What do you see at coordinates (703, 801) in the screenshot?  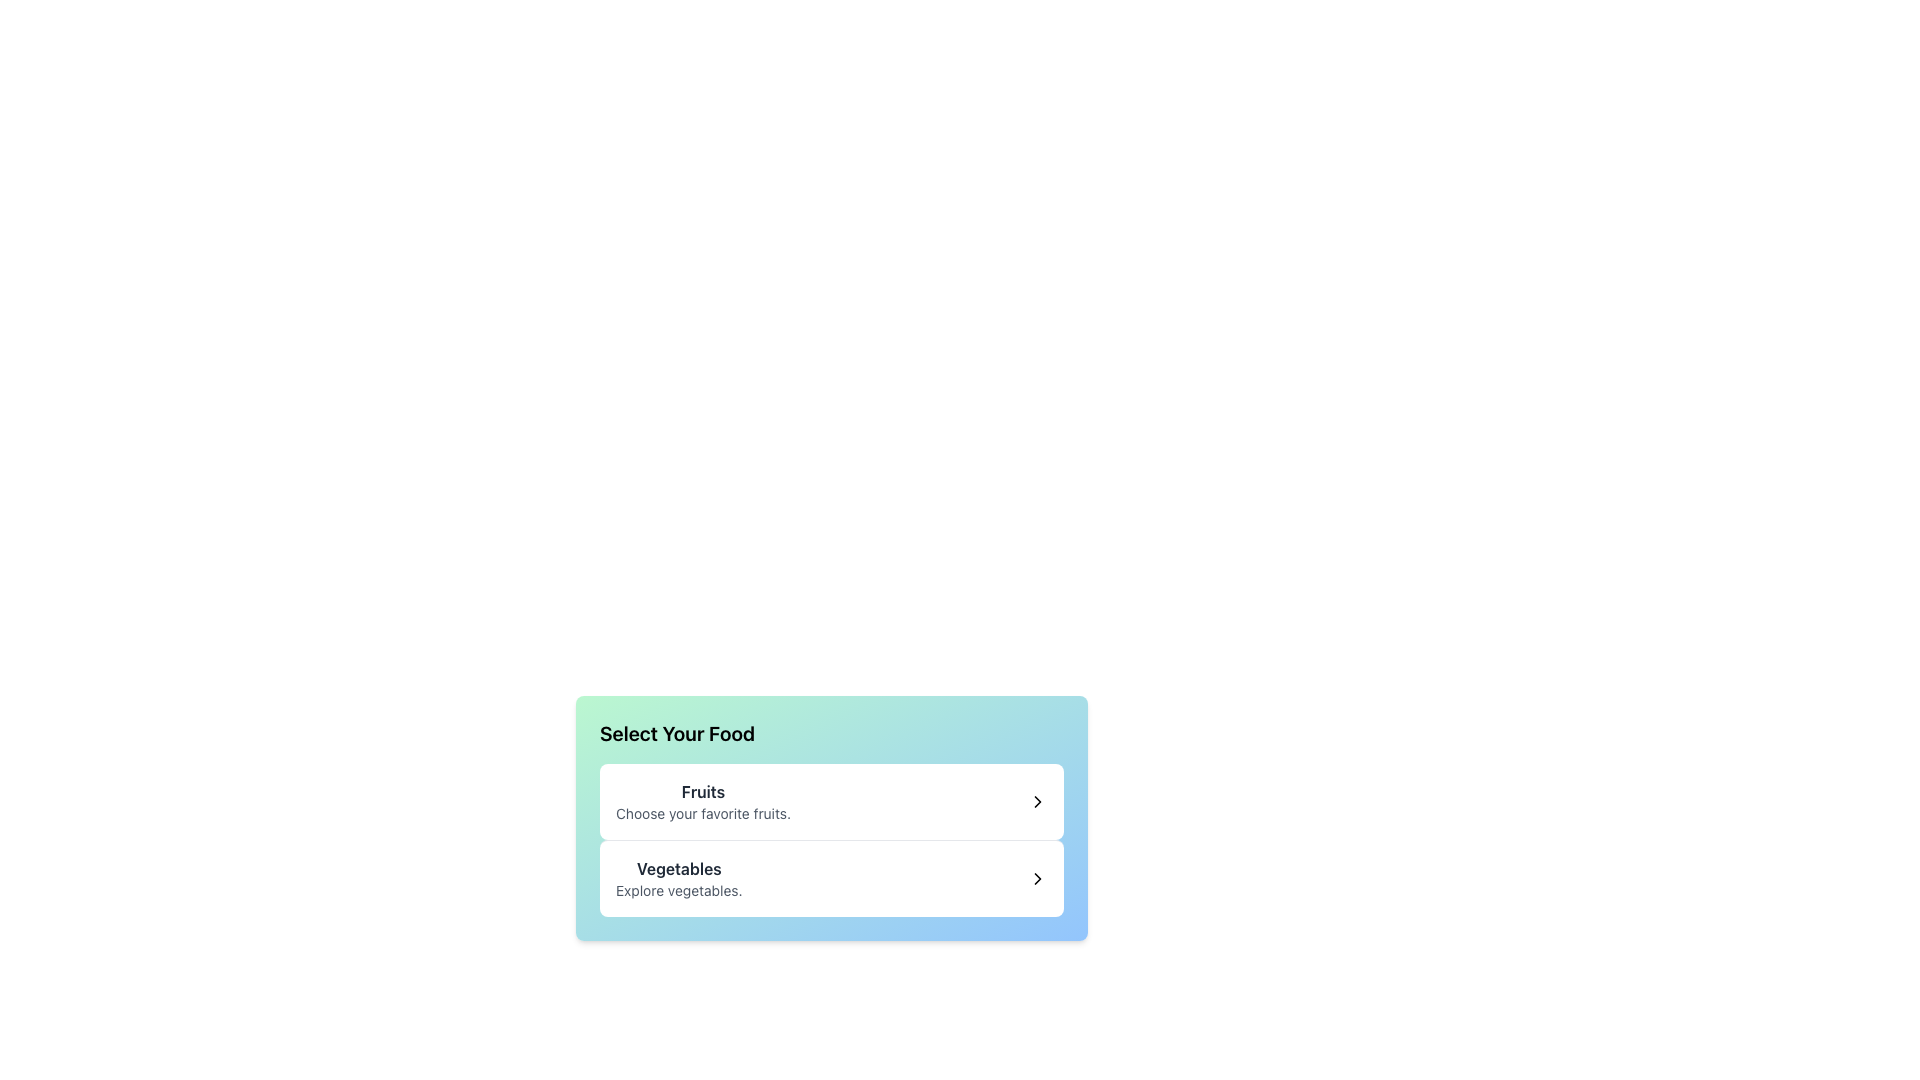 I see `the Informational Card that displays 'Fruits' in bold text and 'Choose your favorite fruits.' in smaller gray text` at bounding box center [703, 801].